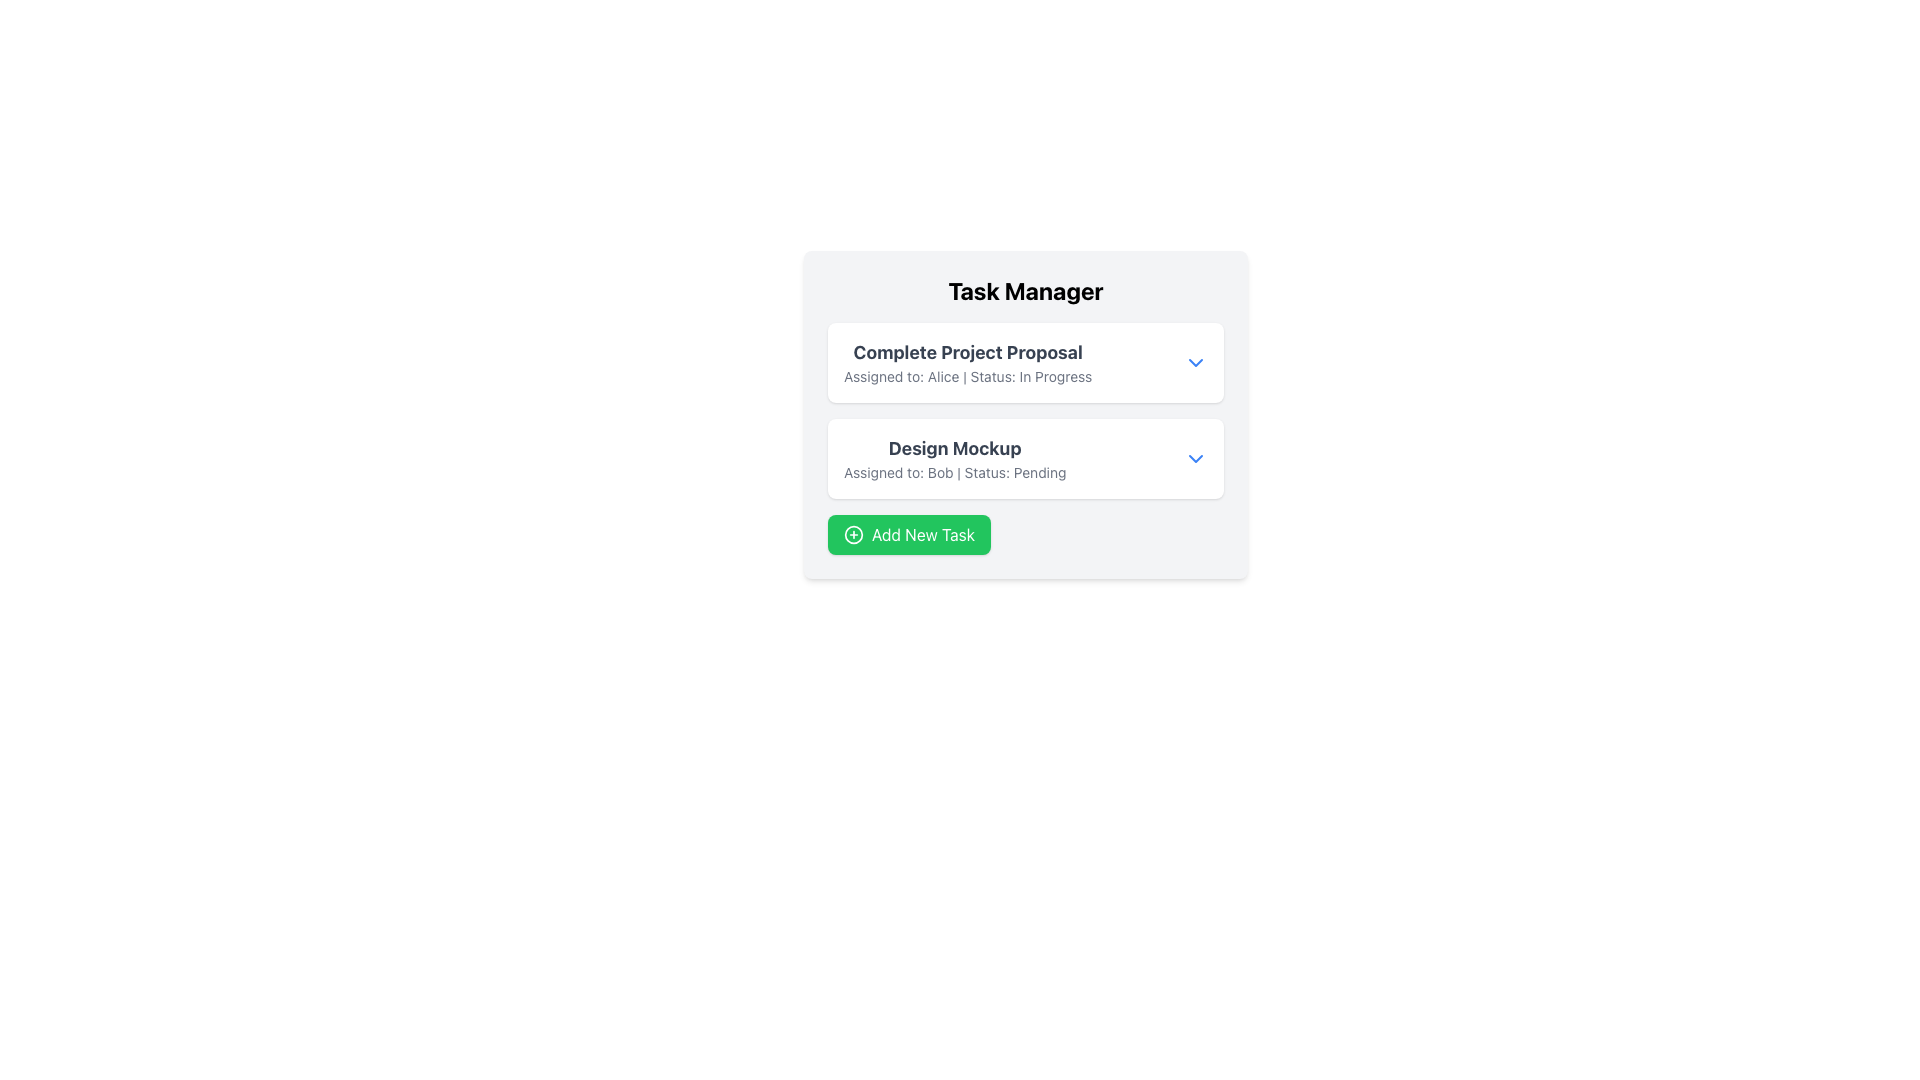 This screenshot has height=1080, width=1920. I want to click on the Text Label that serves as the title for the task within the 'Complete Project Proposal' card, located above the smaller text description, so click(968, 352).